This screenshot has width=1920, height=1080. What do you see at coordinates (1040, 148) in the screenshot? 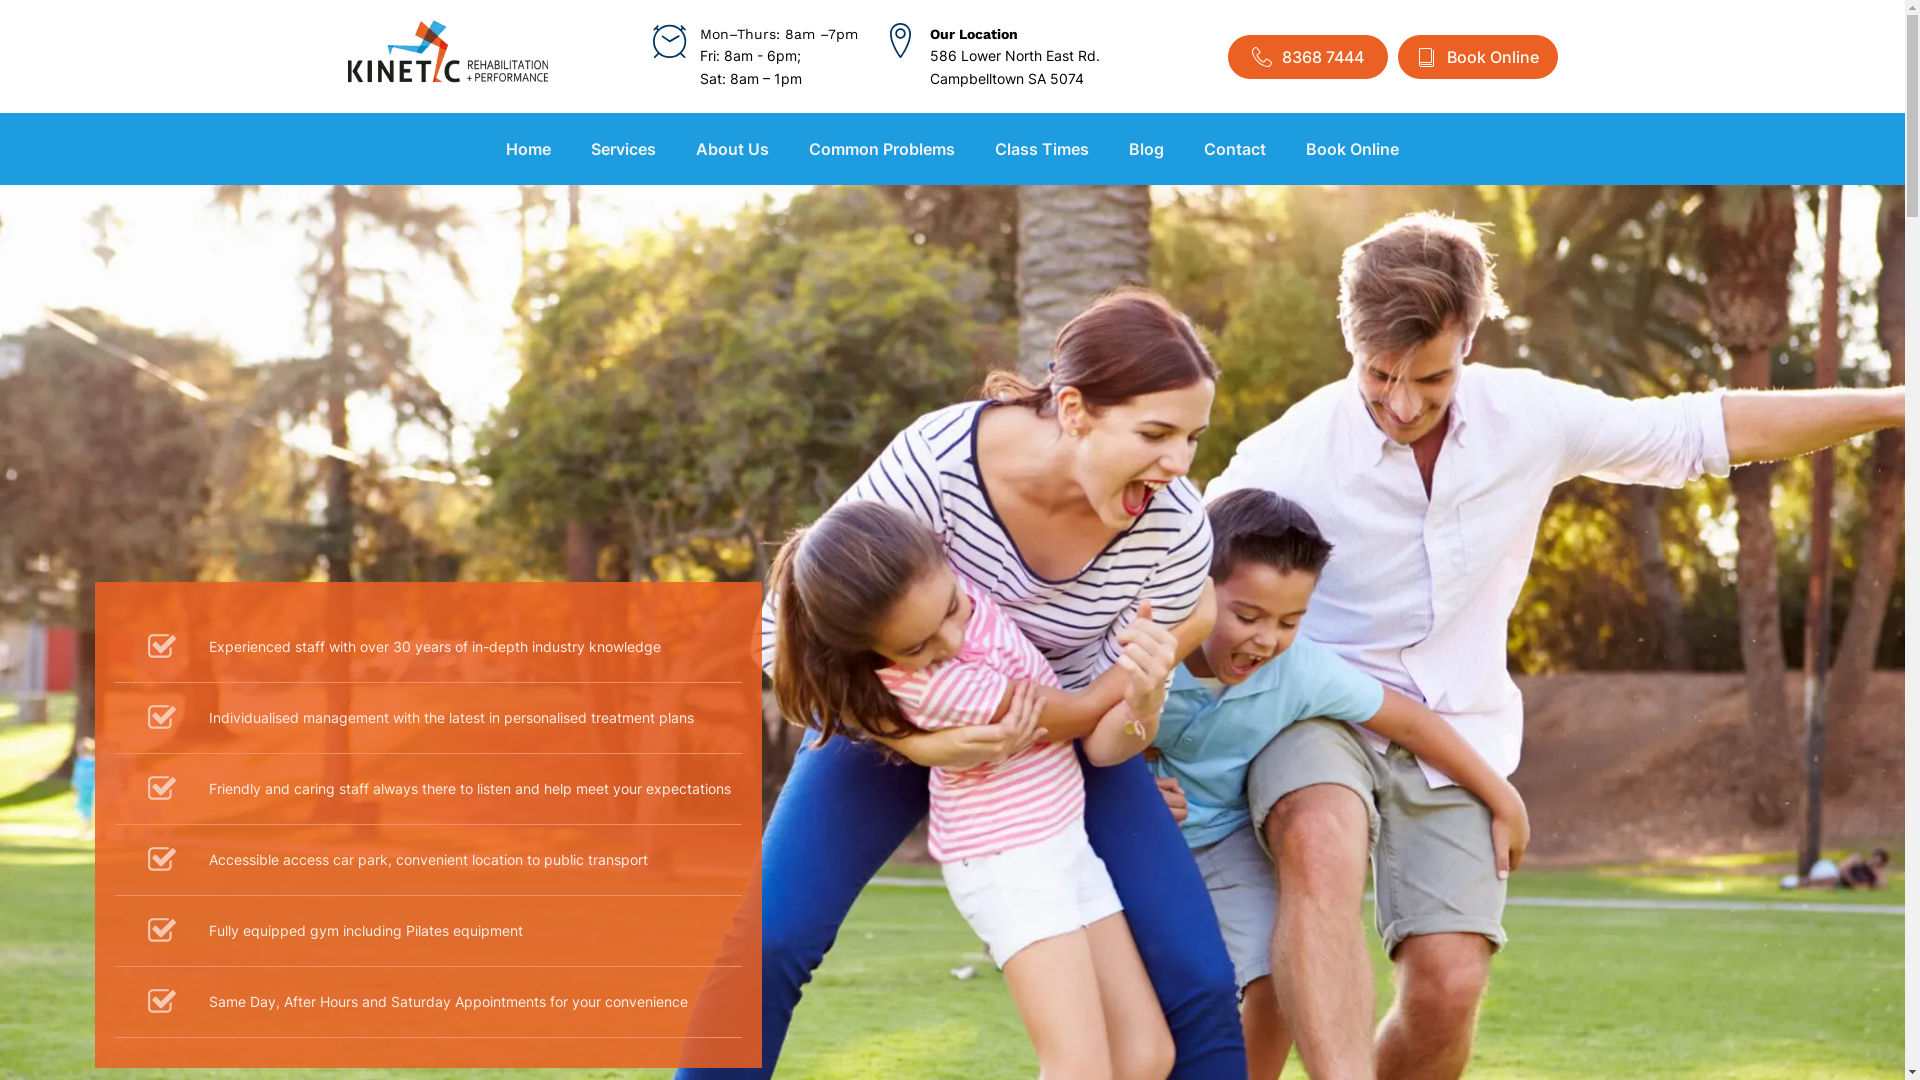
I see `'Class Times'` at bounding box center [1040, 148].